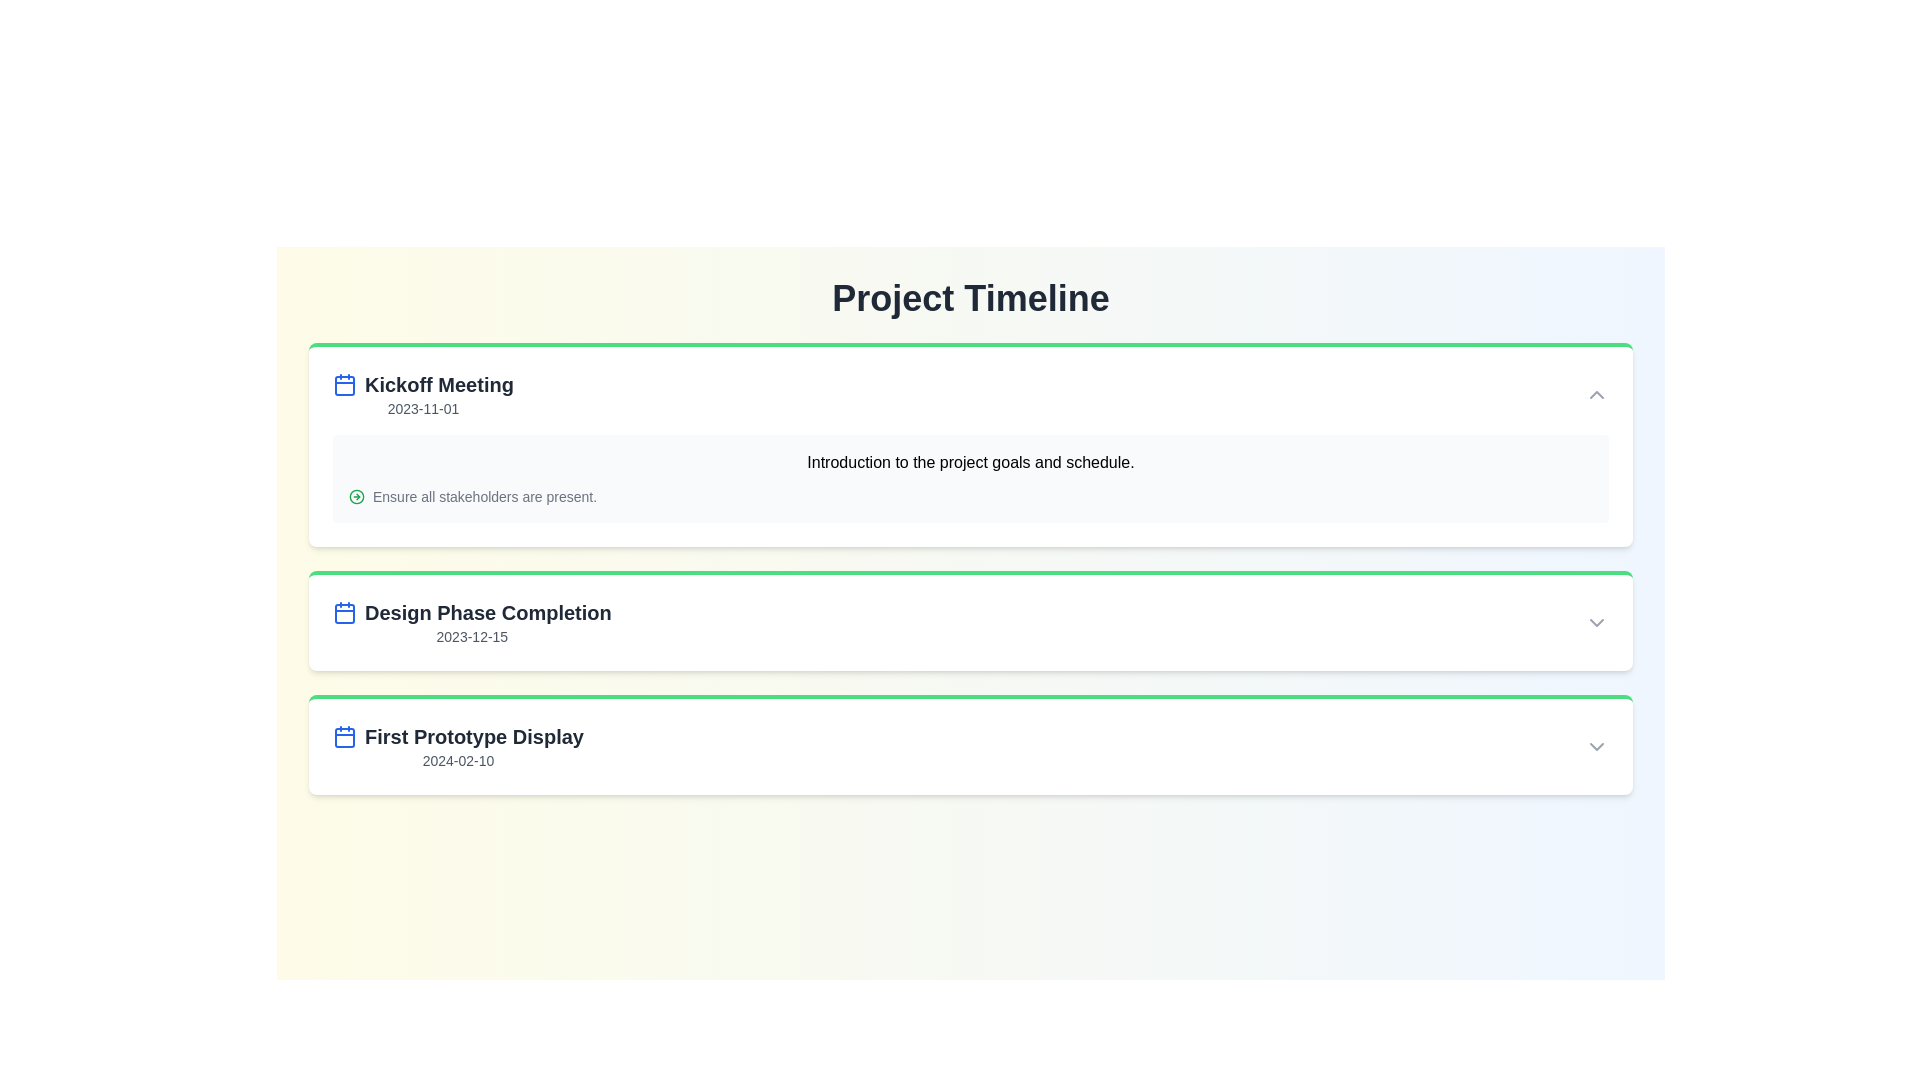 This screenshot has height=1080, width=1920. Describe the element at coordinates (345, 736) in the screenshot. I see `the calendar icon located to the left of the title 'First Prototype Display' in the third section of the project timeline` at that location.